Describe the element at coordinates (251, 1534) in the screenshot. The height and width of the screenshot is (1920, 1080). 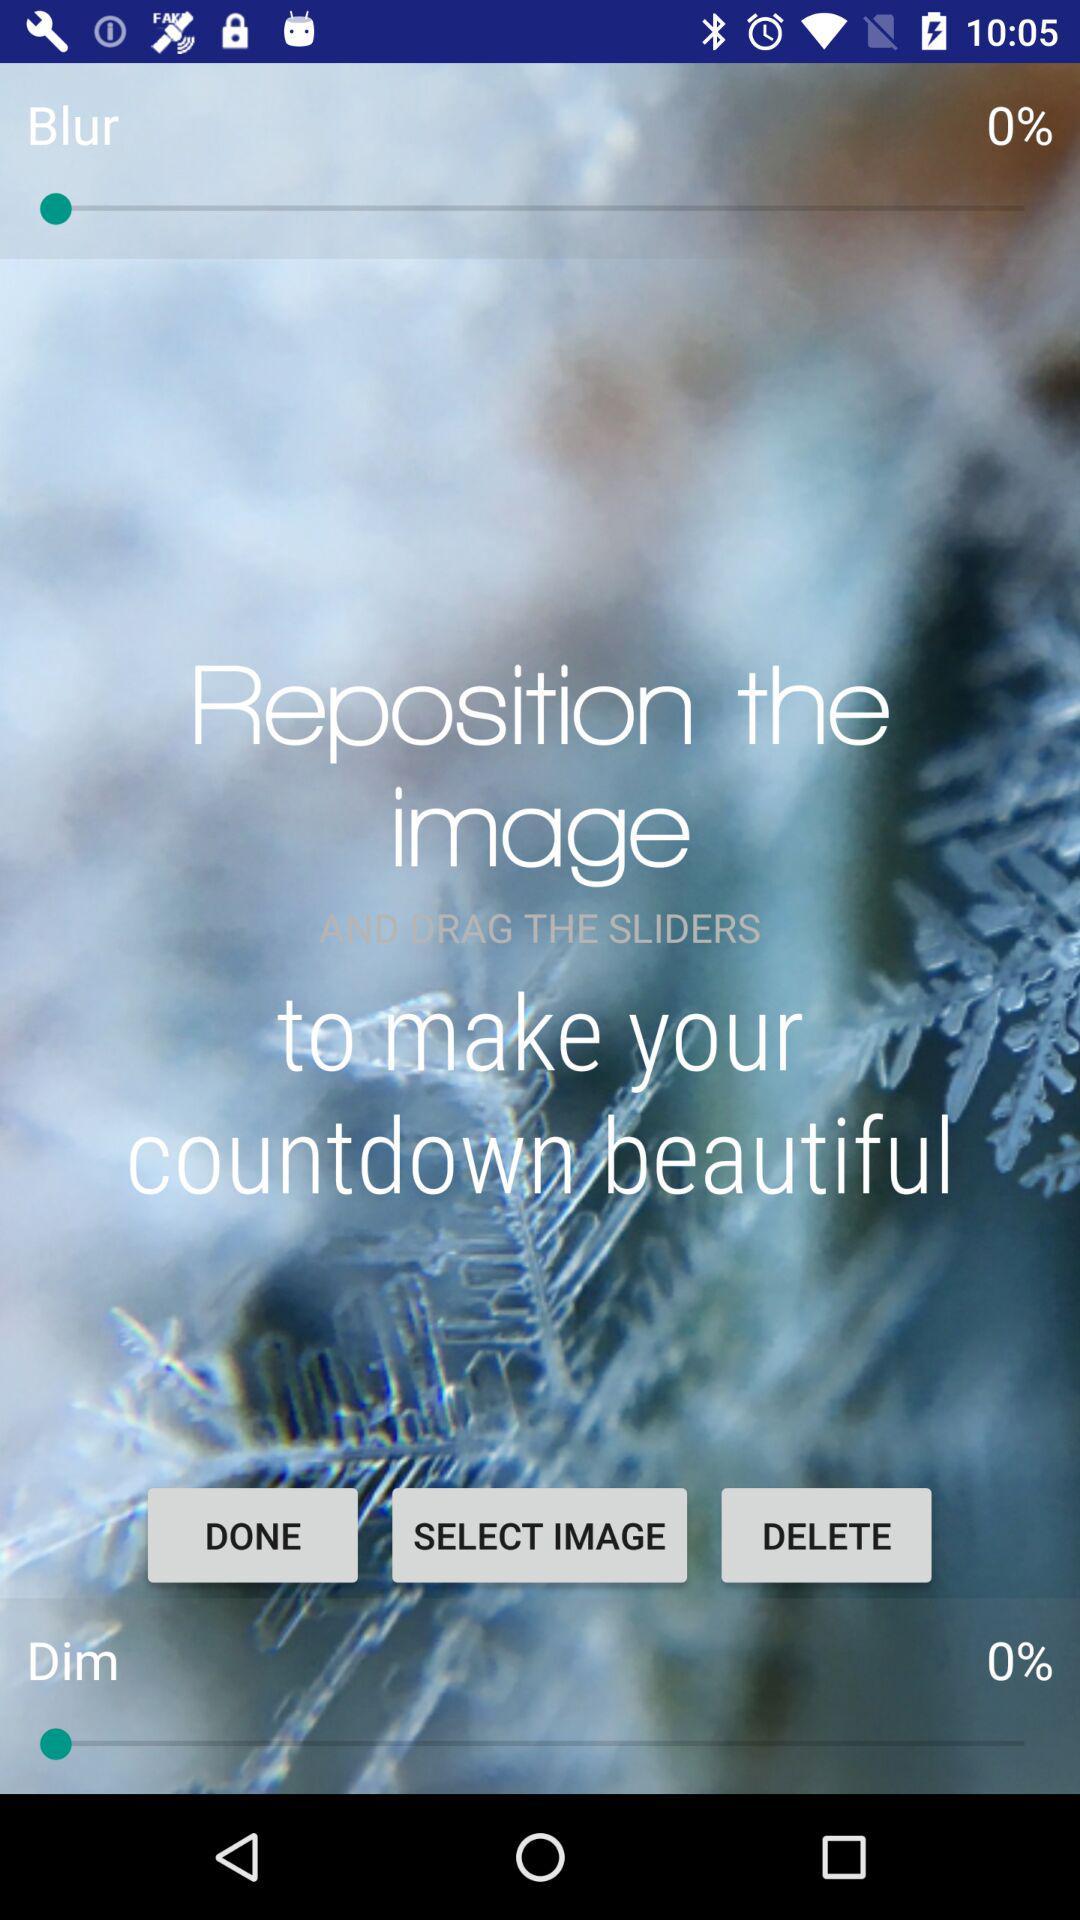
I see `the icon to the left of select image item` at that location.